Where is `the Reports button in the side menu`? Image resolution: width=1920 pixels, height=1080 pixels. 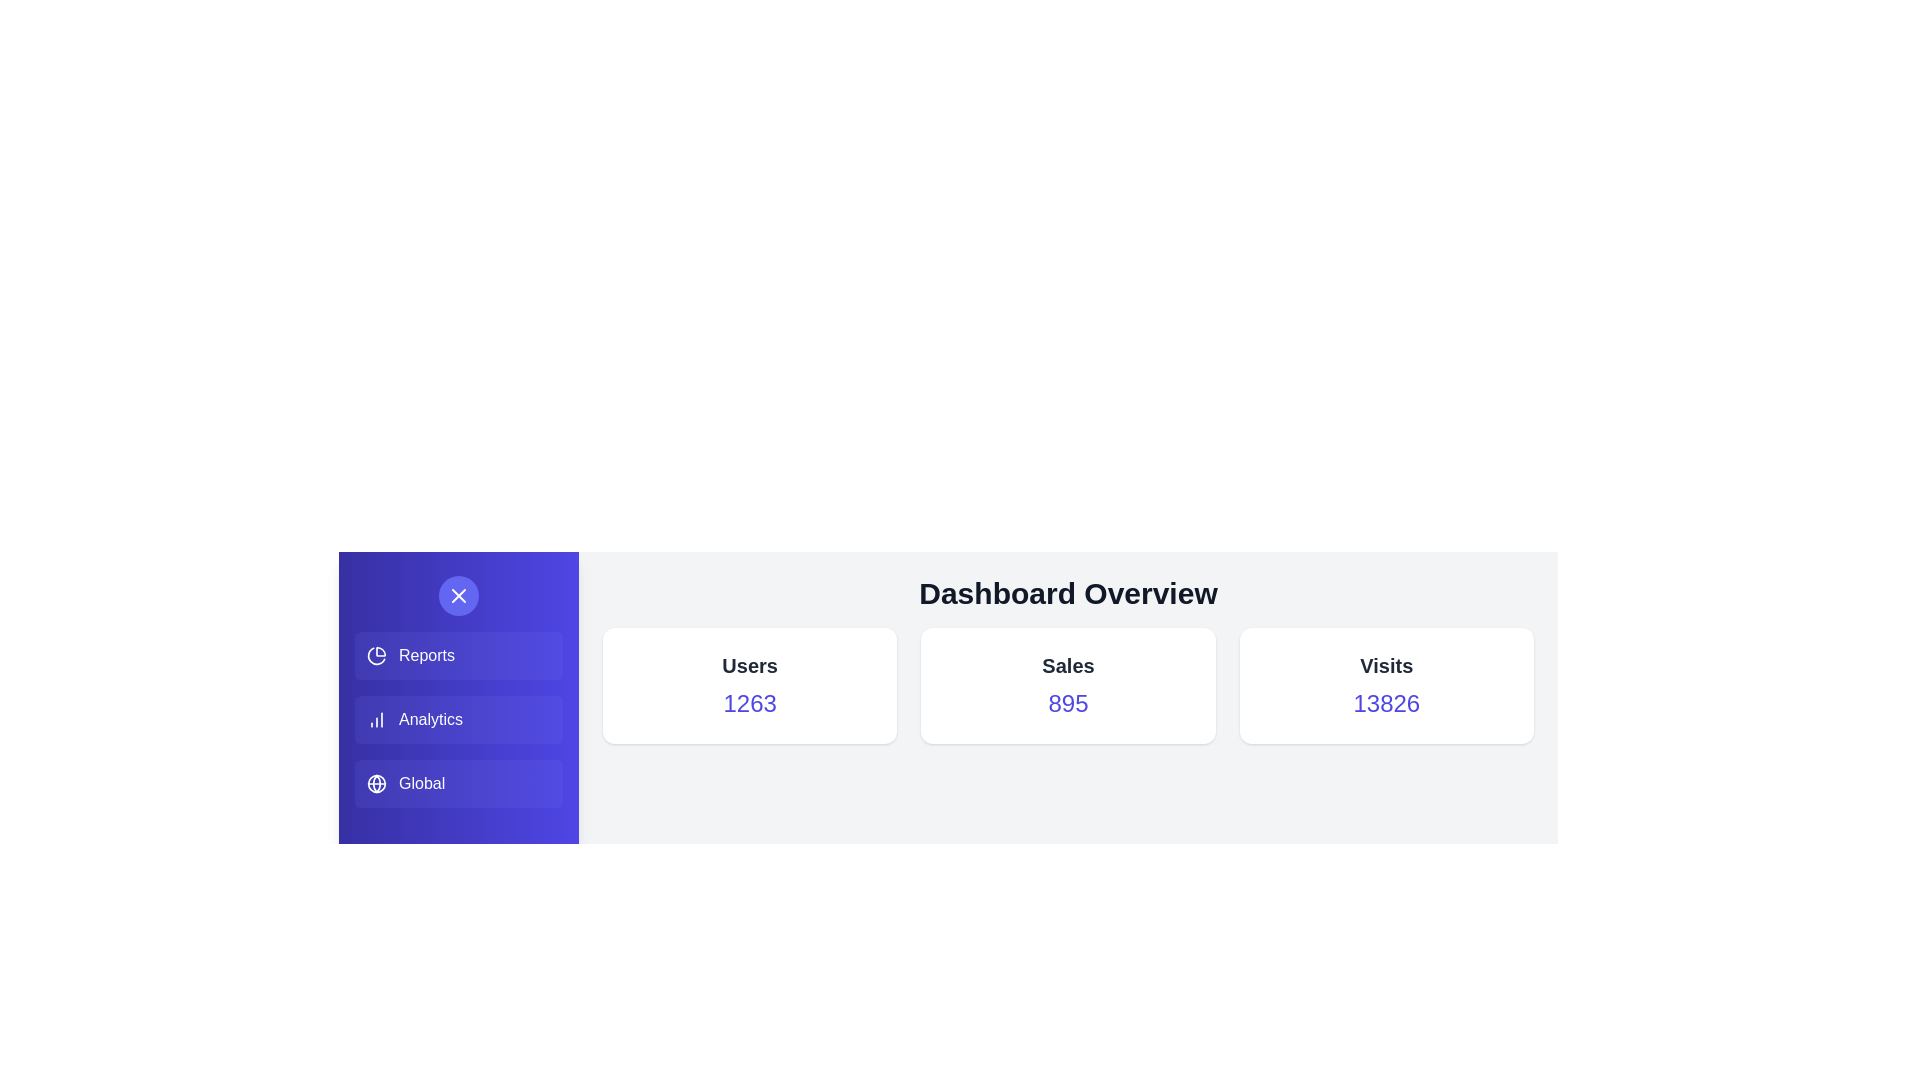 the Reports button in the side menu is located at coordinates (458, 655).